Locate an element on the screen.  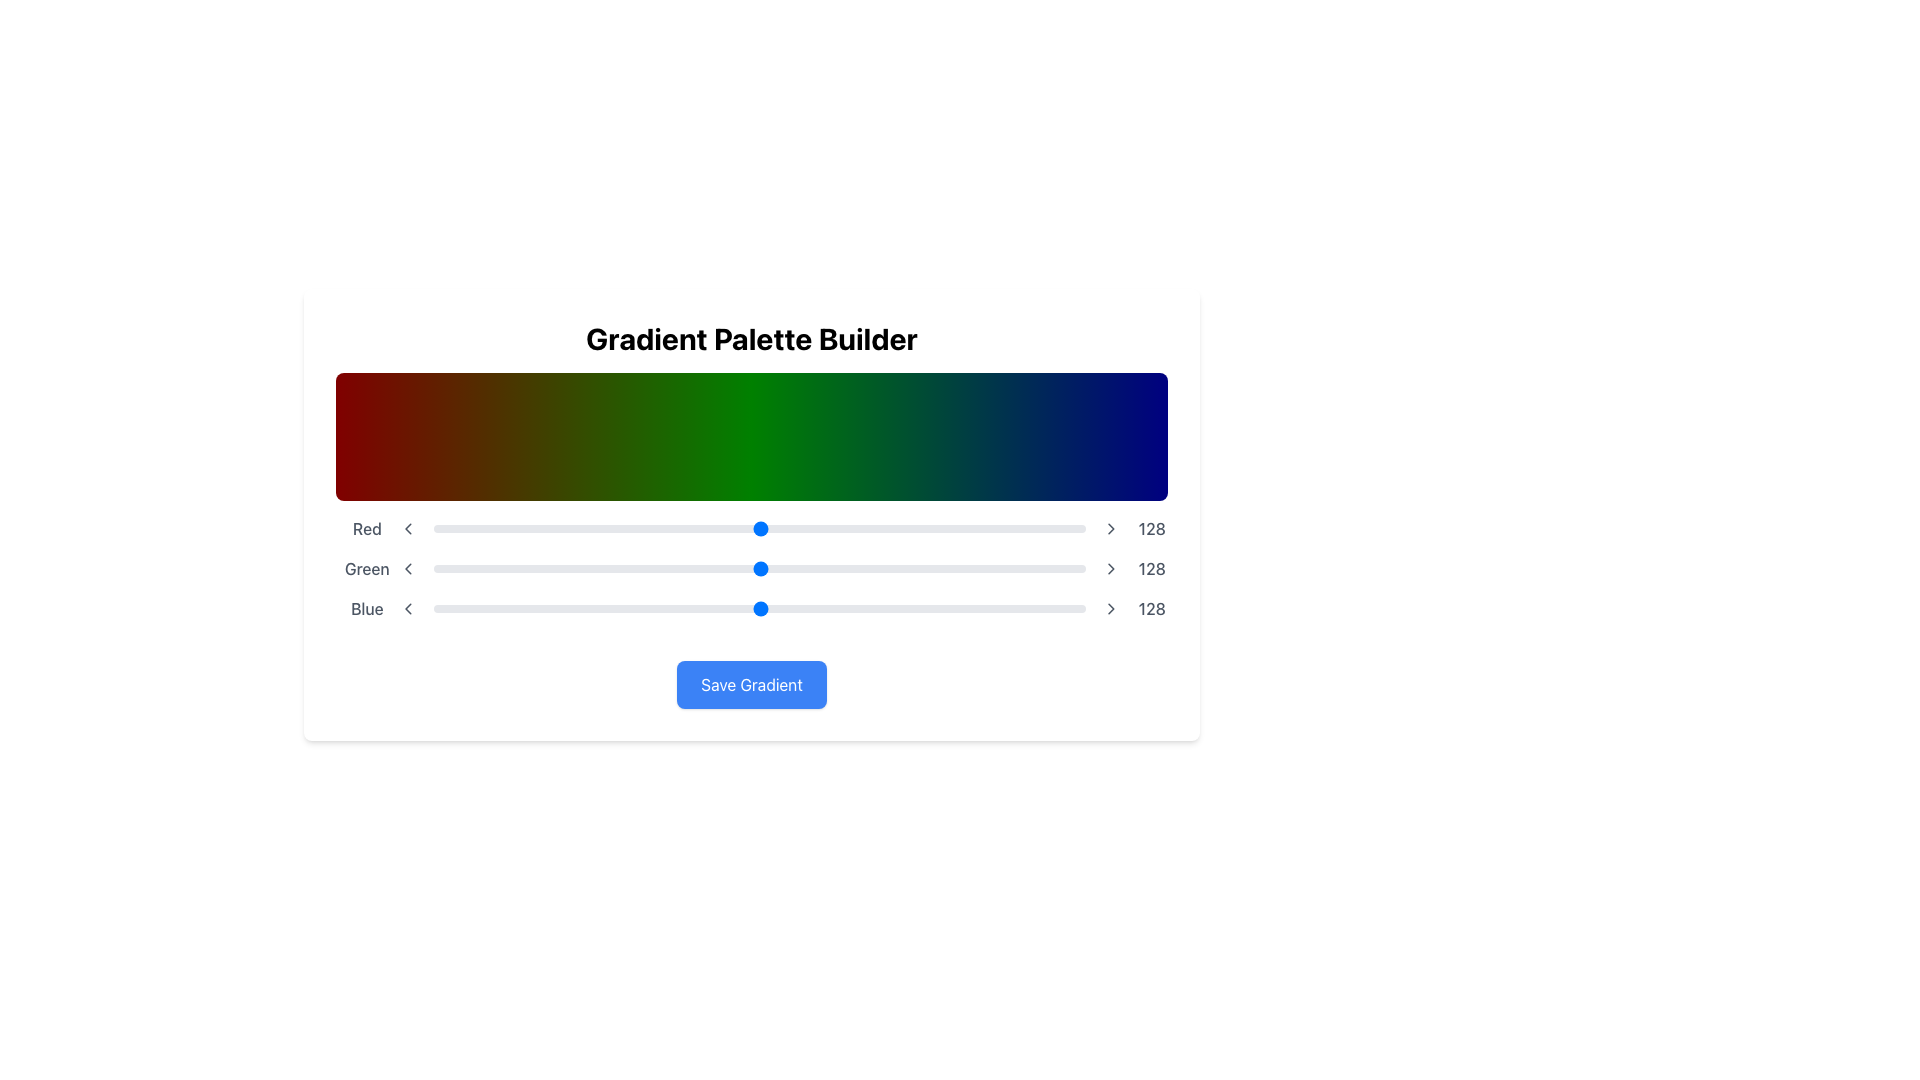
the 'Save Gradient' button is located at coordinates (751, 684).